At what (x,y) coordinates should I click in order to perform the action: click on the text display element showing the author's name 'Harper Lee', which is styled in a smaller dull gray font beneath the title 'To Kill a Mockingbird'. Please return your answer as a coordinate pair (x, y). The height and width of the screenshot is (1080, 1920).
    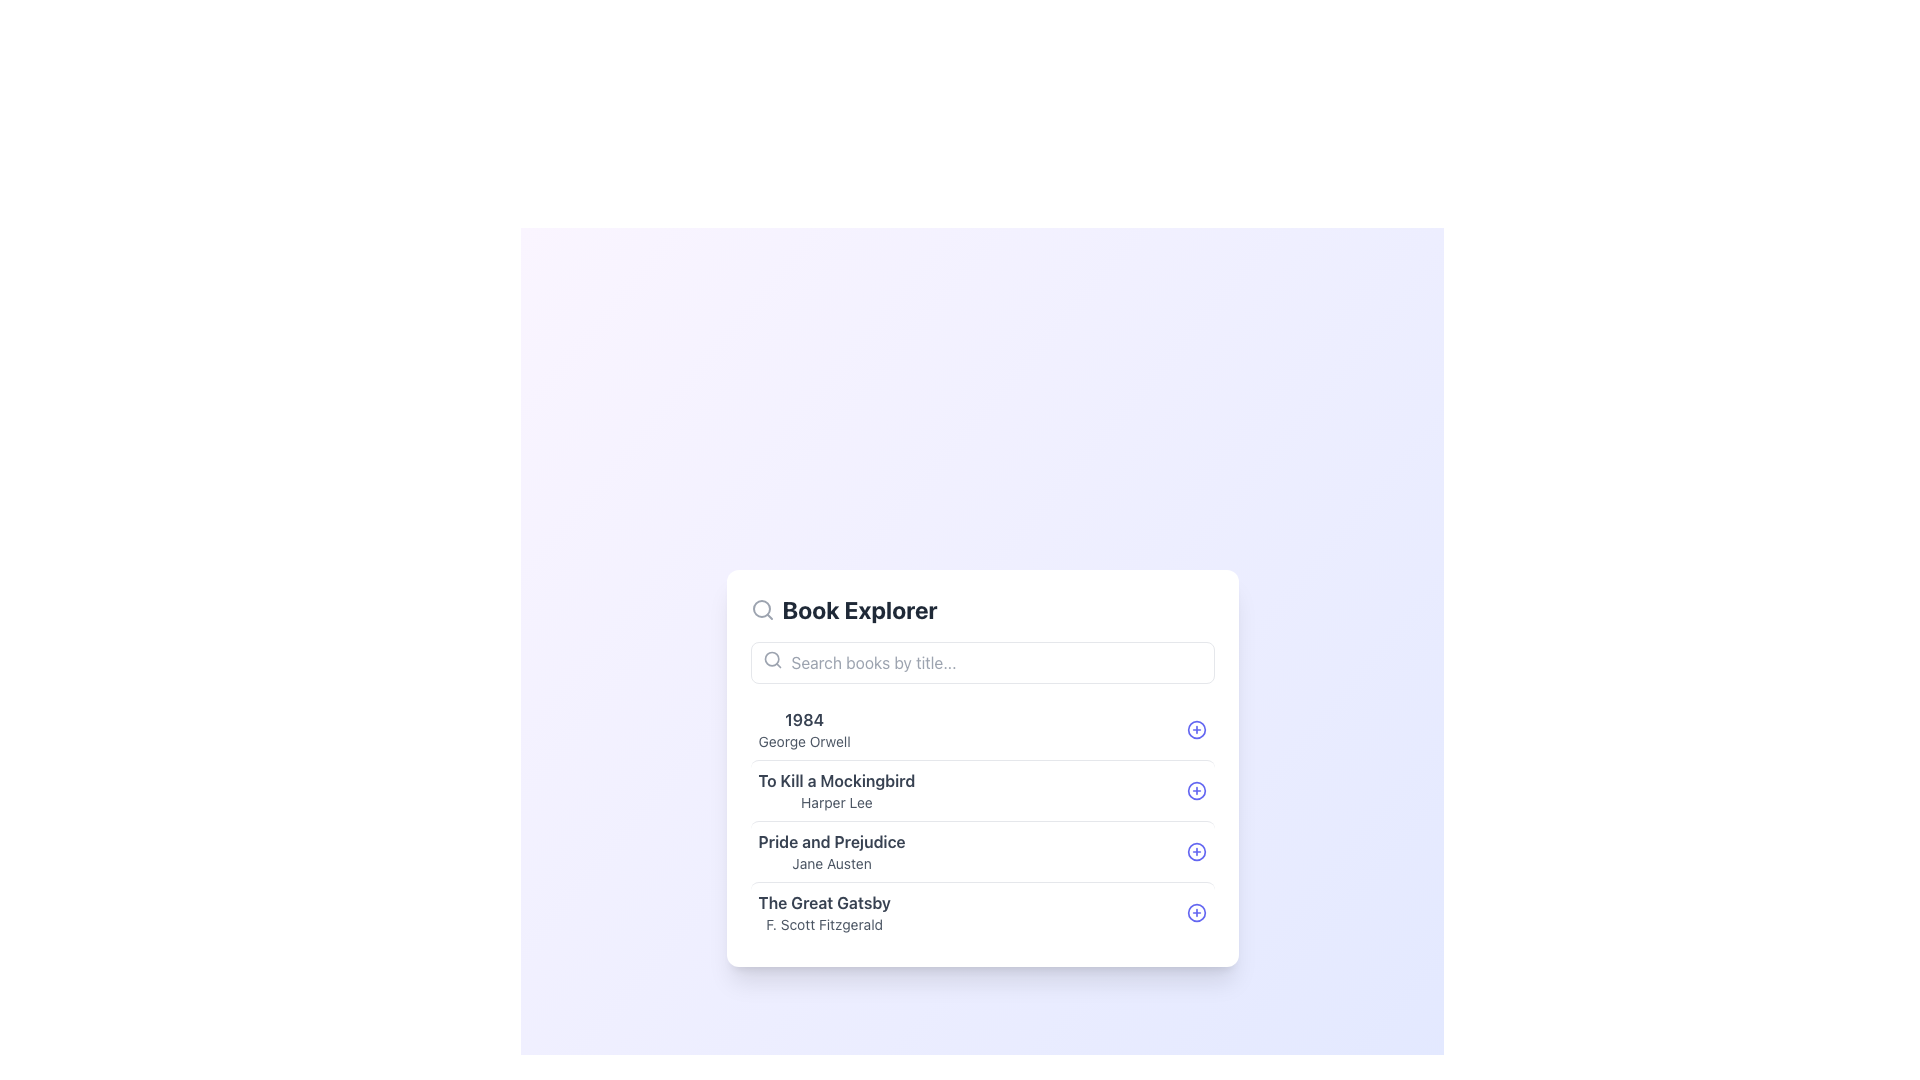
    Looking at the image, I should click on (836, 801).